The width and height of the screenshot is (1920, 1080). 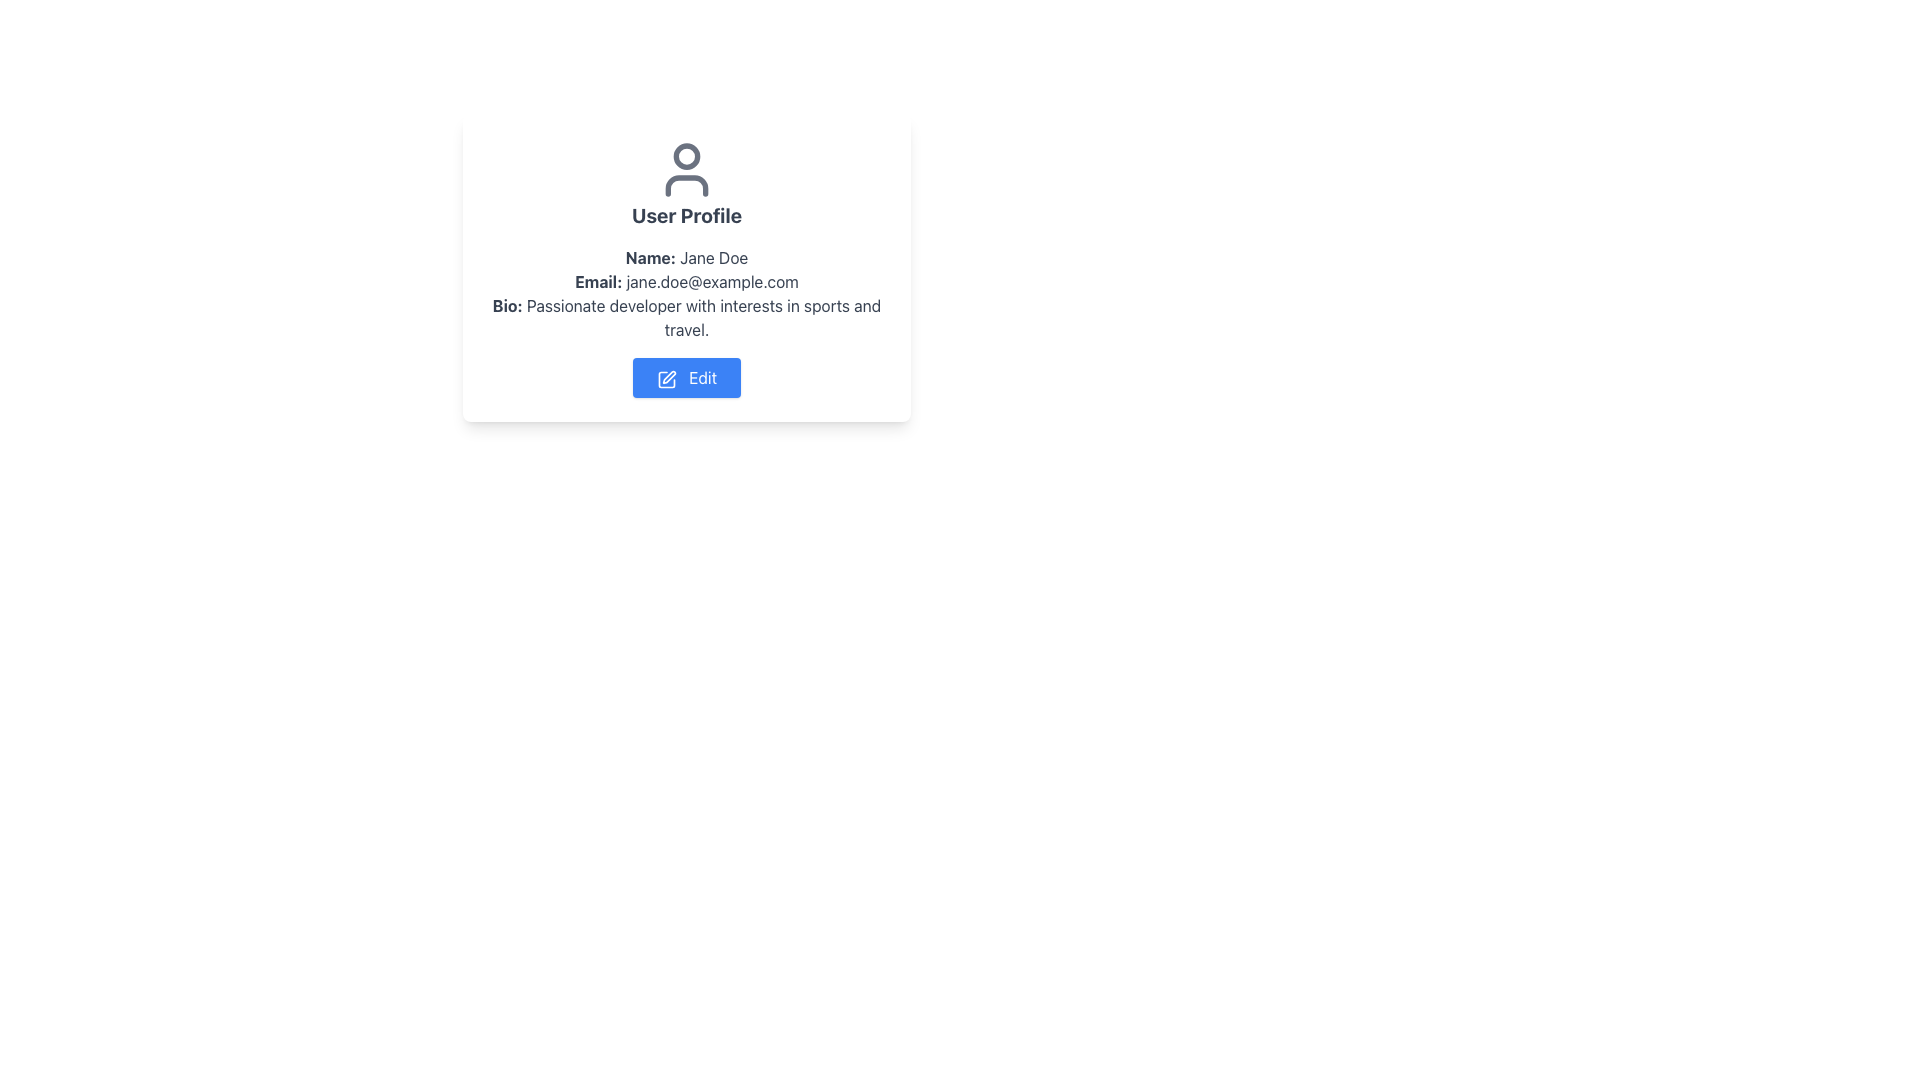 I want to click on the non-interactive text label displaying the user's name located below the 'User Profile' title in the profile card section, so click(x=686, y=257).